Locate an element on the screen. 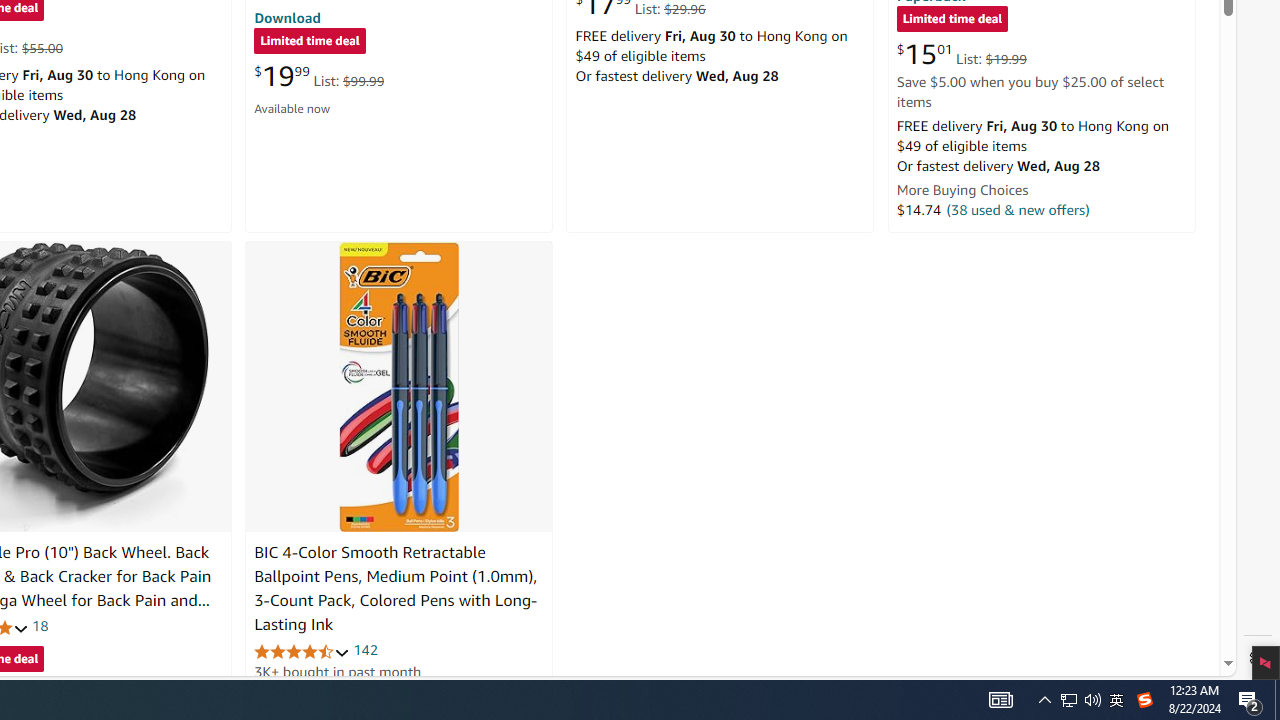 Image resolution: width=1280 pixels, height=720 pixels. 'Download' is located at coordinates (286, 17).